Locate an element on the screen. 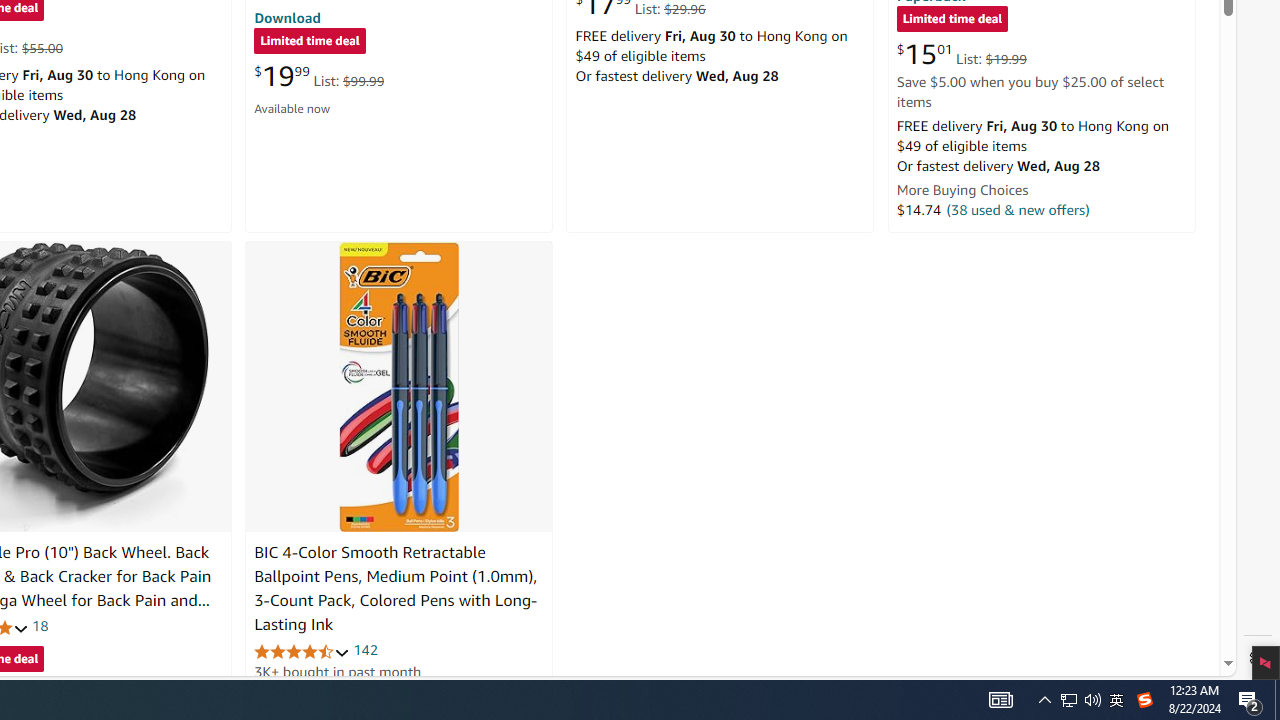 Image resolution: width=1280 pixels, height=720 pixels. 'Download' is located at coordinates (286, 17).